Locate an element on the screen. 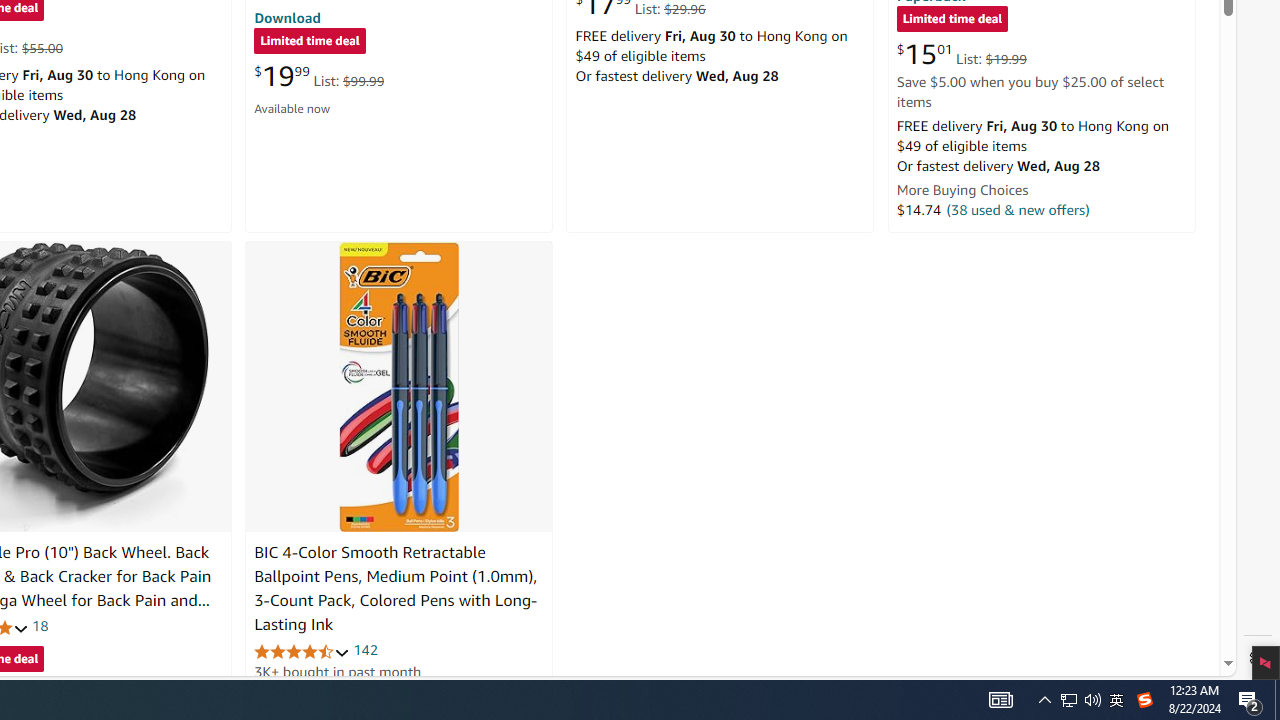 Image resolution: width=1280 pixels, height=720 pixels. 'Download' is located at coordinates (286, 17).